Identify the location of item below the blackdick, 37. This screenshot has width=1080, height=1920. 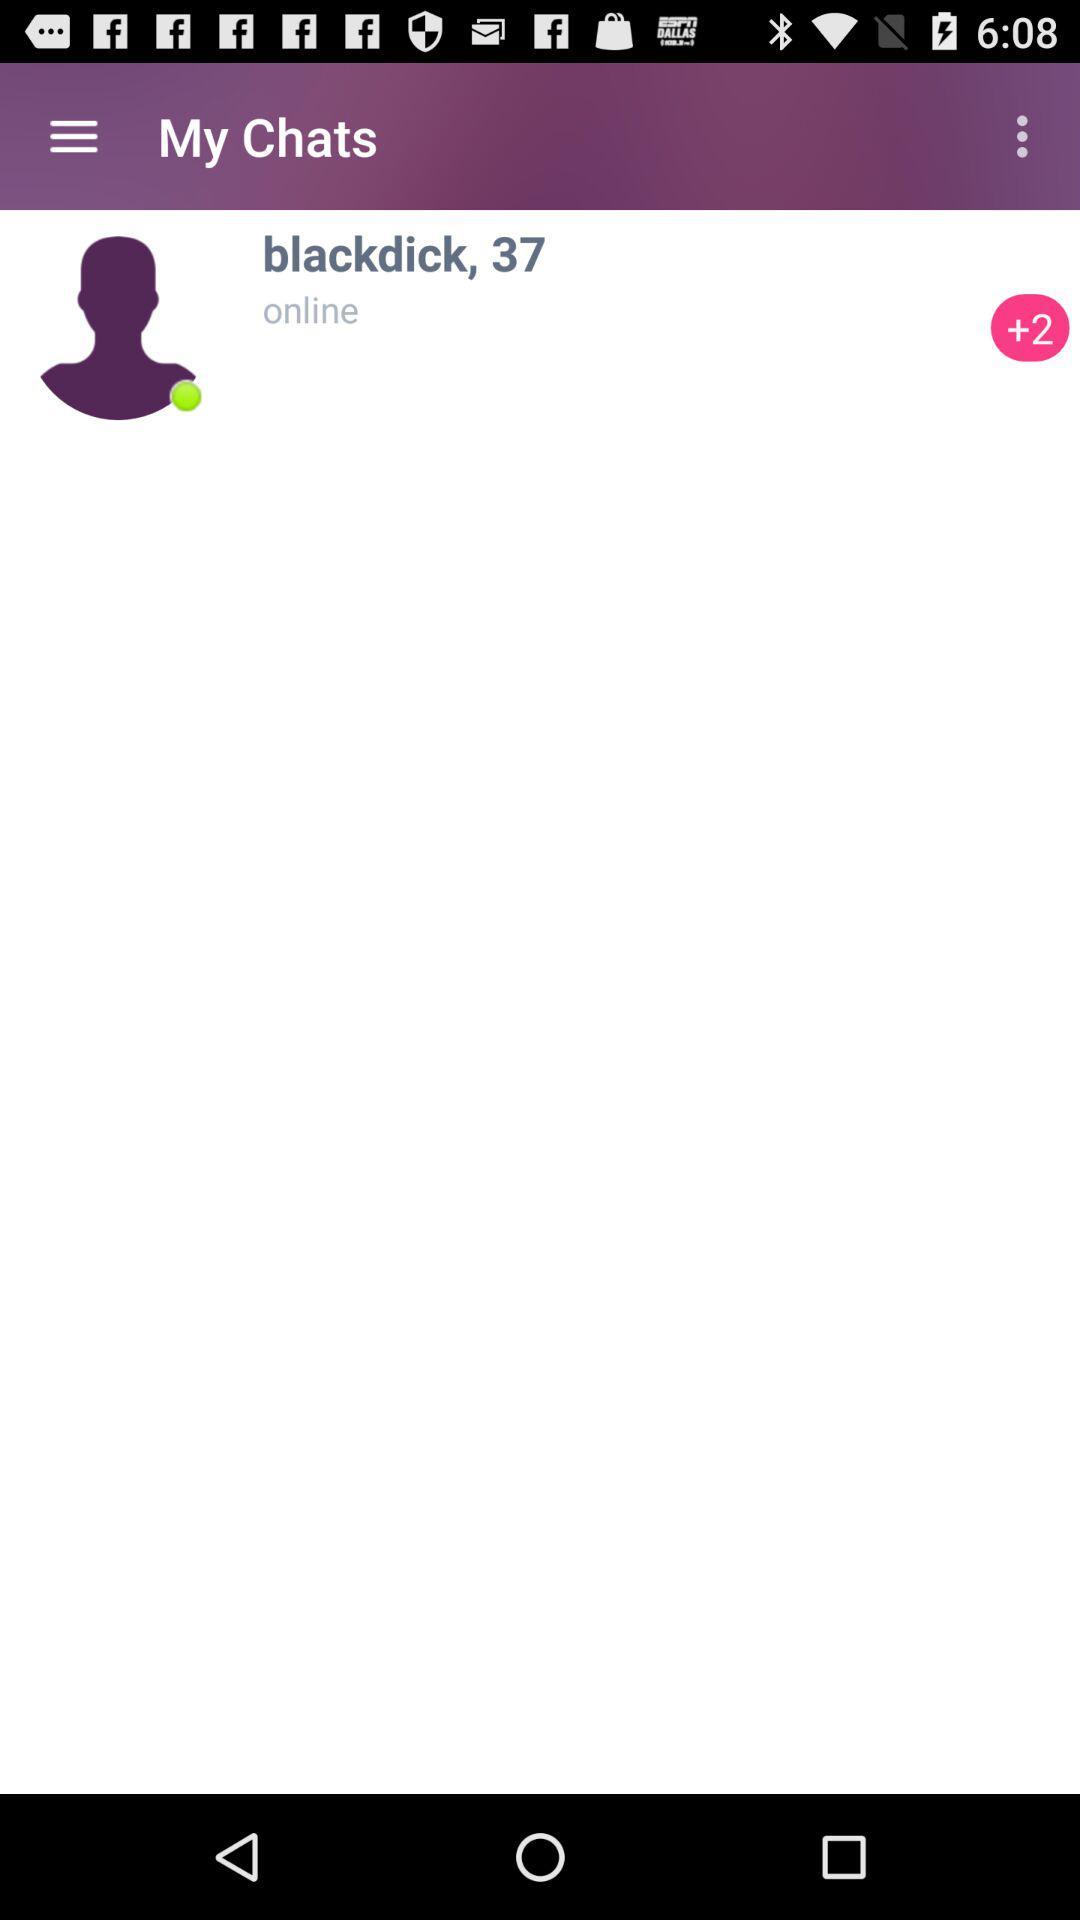
(620, 308).